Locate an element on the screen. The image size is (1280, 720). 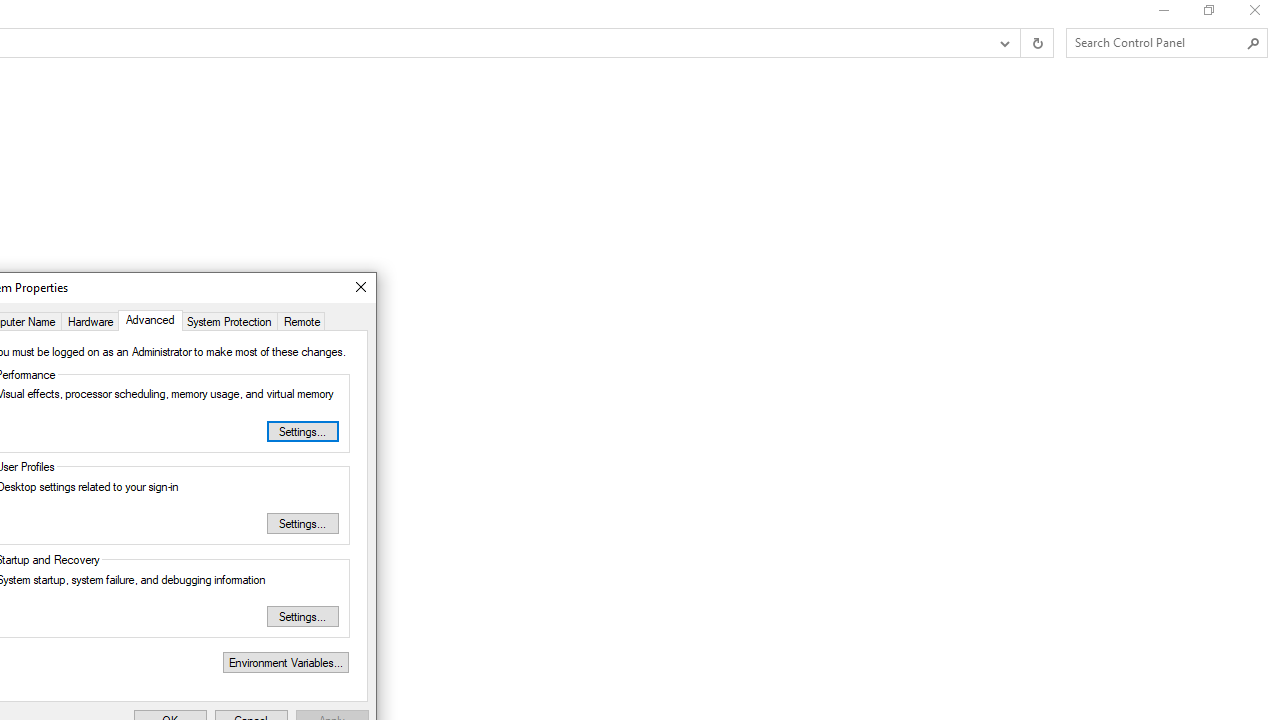
'Close' is located at coordinates (360, 288).